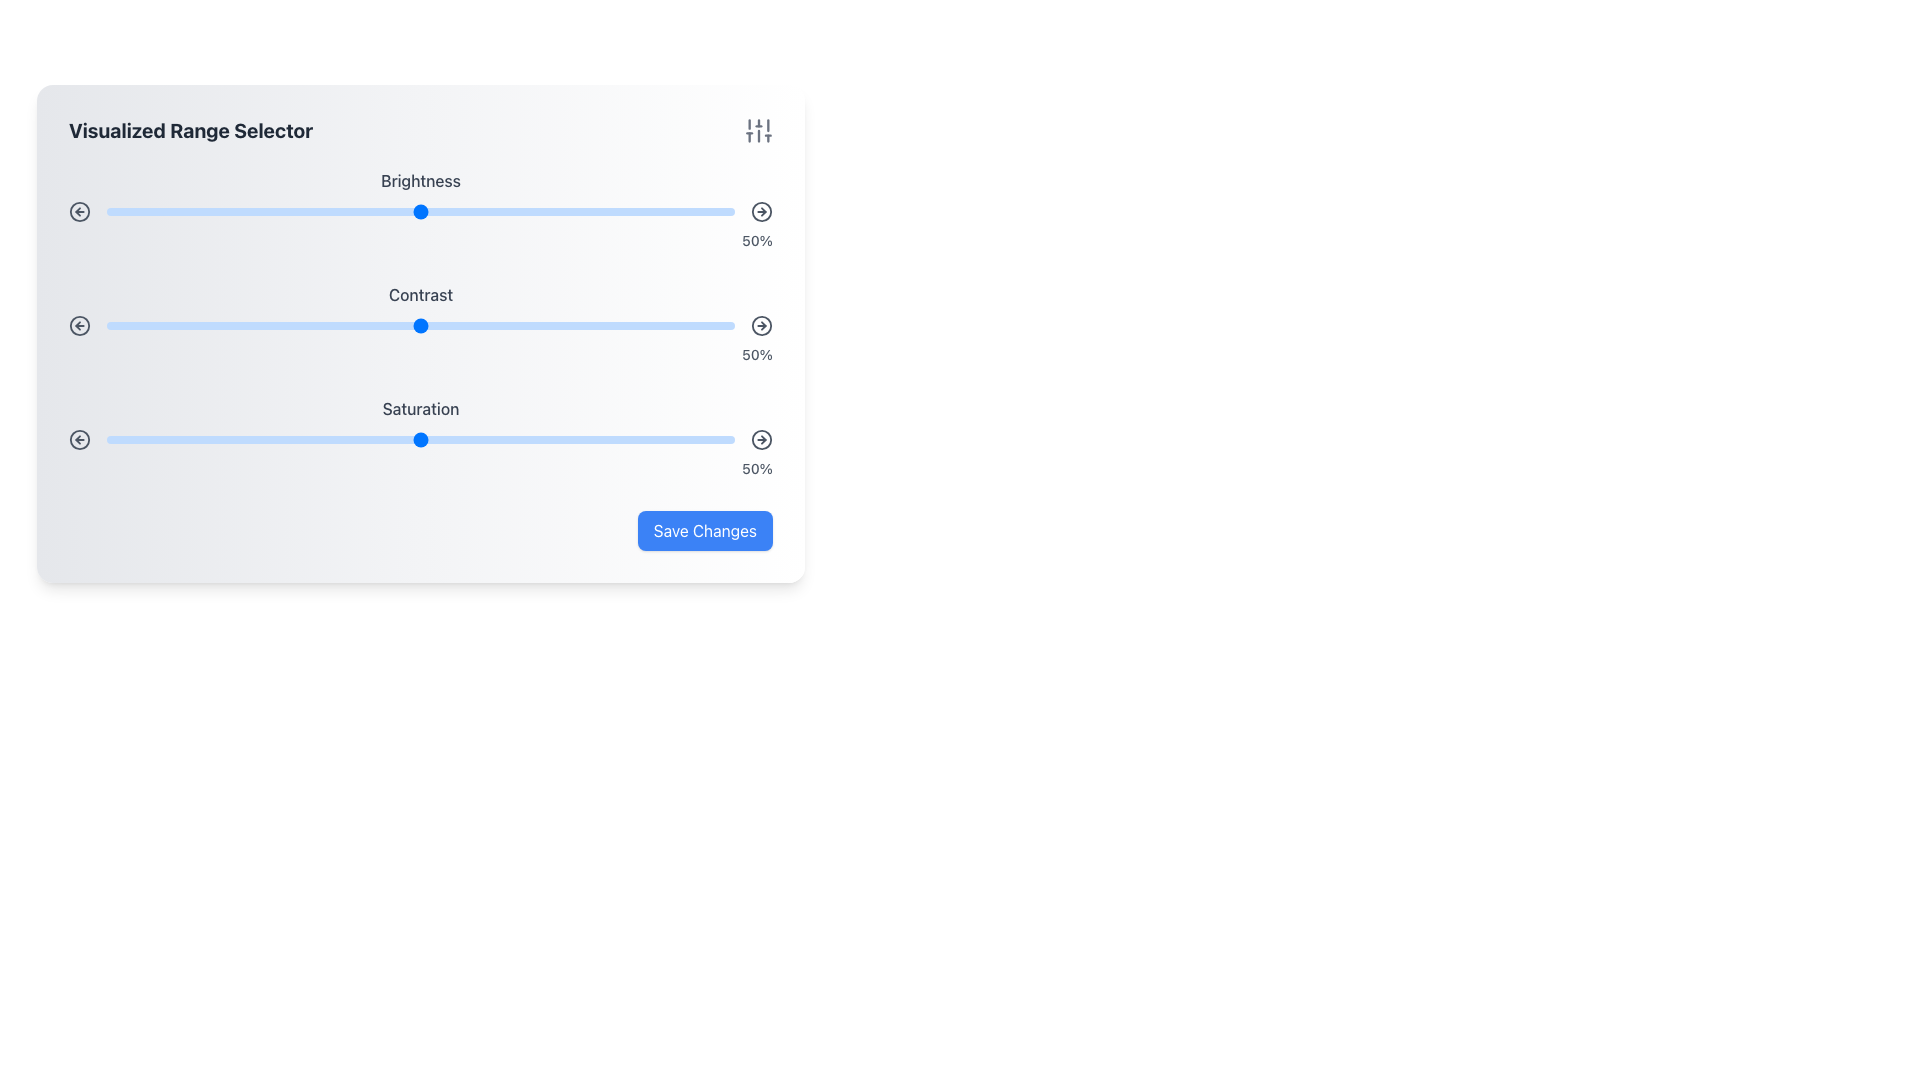 The image size is (1920, 1080). What do you see at coordinates (420, 469) in the screenshot?
I see `the text label indicating the current value (50%) of the 'Saturation' slider, located to the far right of the slider within the control panel` at bounding box center [420, 469].